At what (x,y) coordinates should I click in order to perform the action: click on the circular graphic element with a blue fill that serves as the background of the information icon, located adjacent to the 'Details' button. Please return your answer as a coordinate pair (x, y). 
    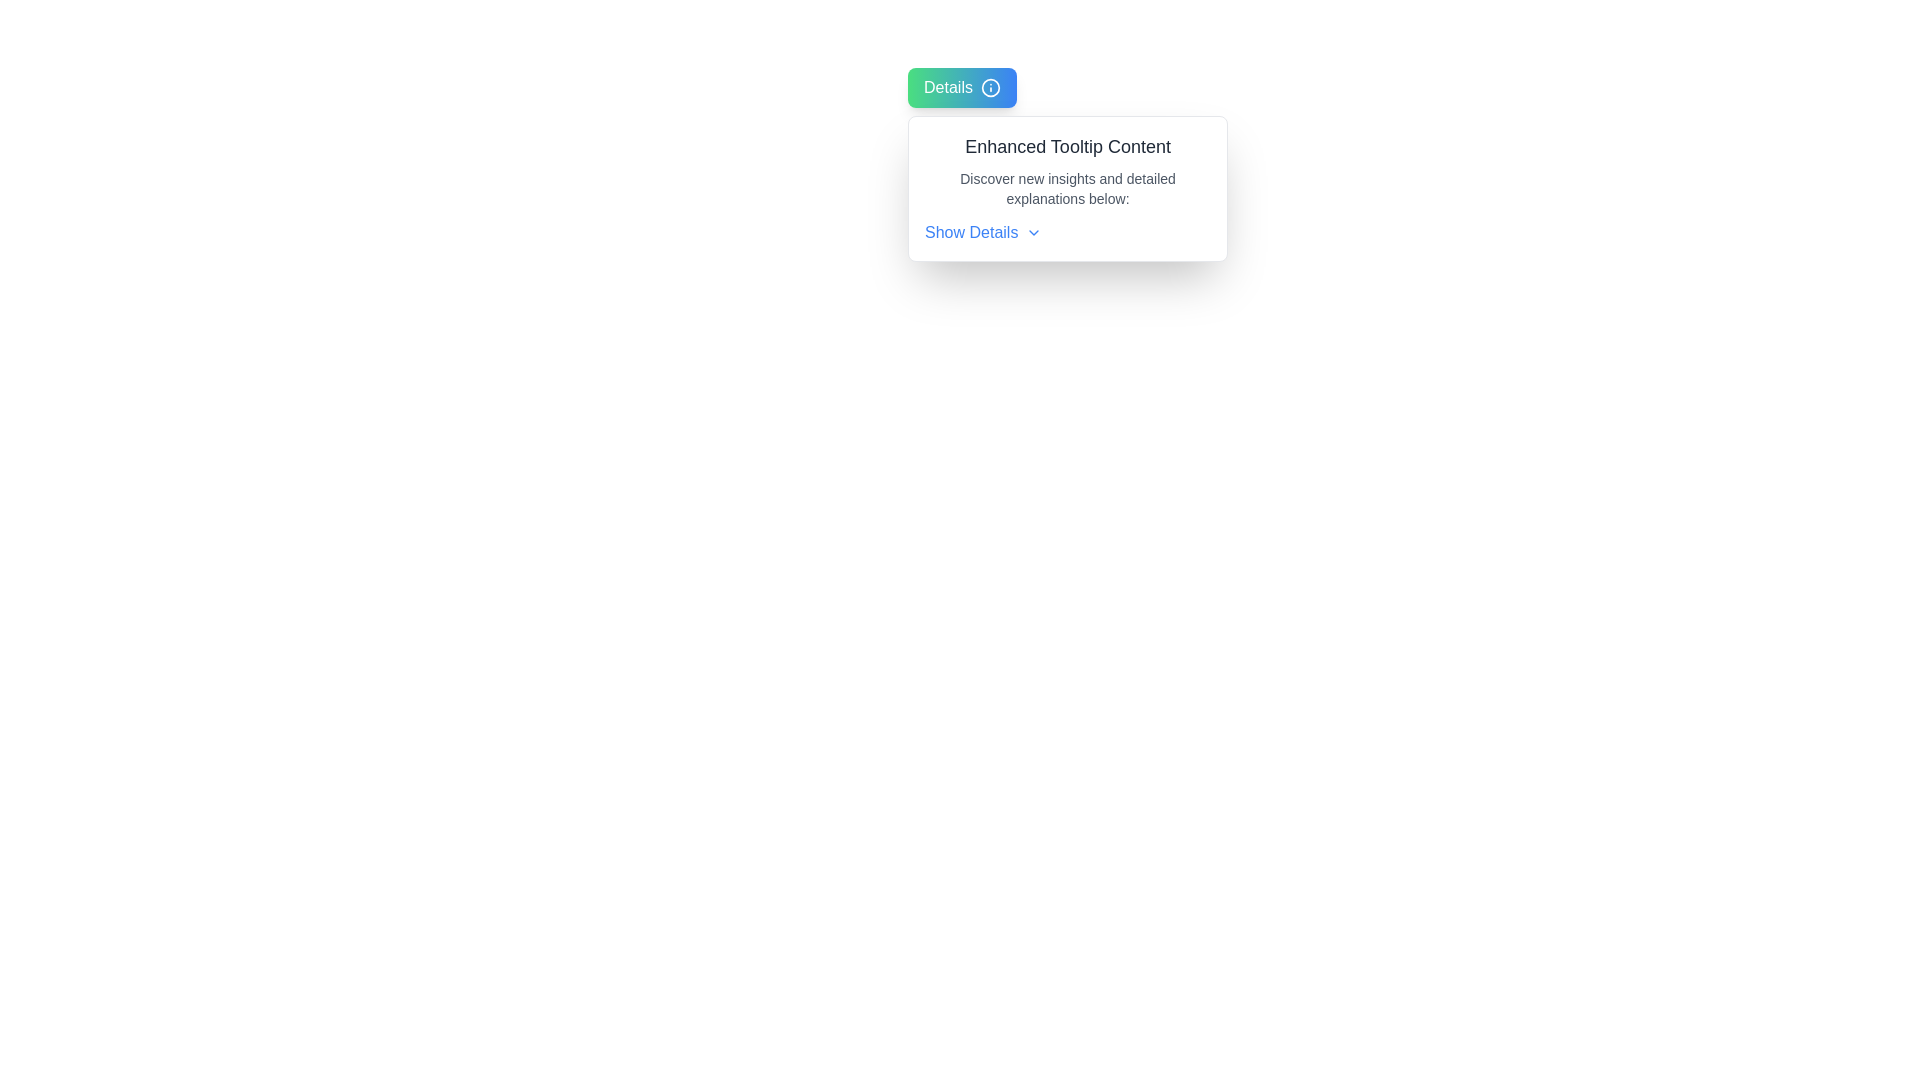
    Looking at the image, I should click on (990, 87).